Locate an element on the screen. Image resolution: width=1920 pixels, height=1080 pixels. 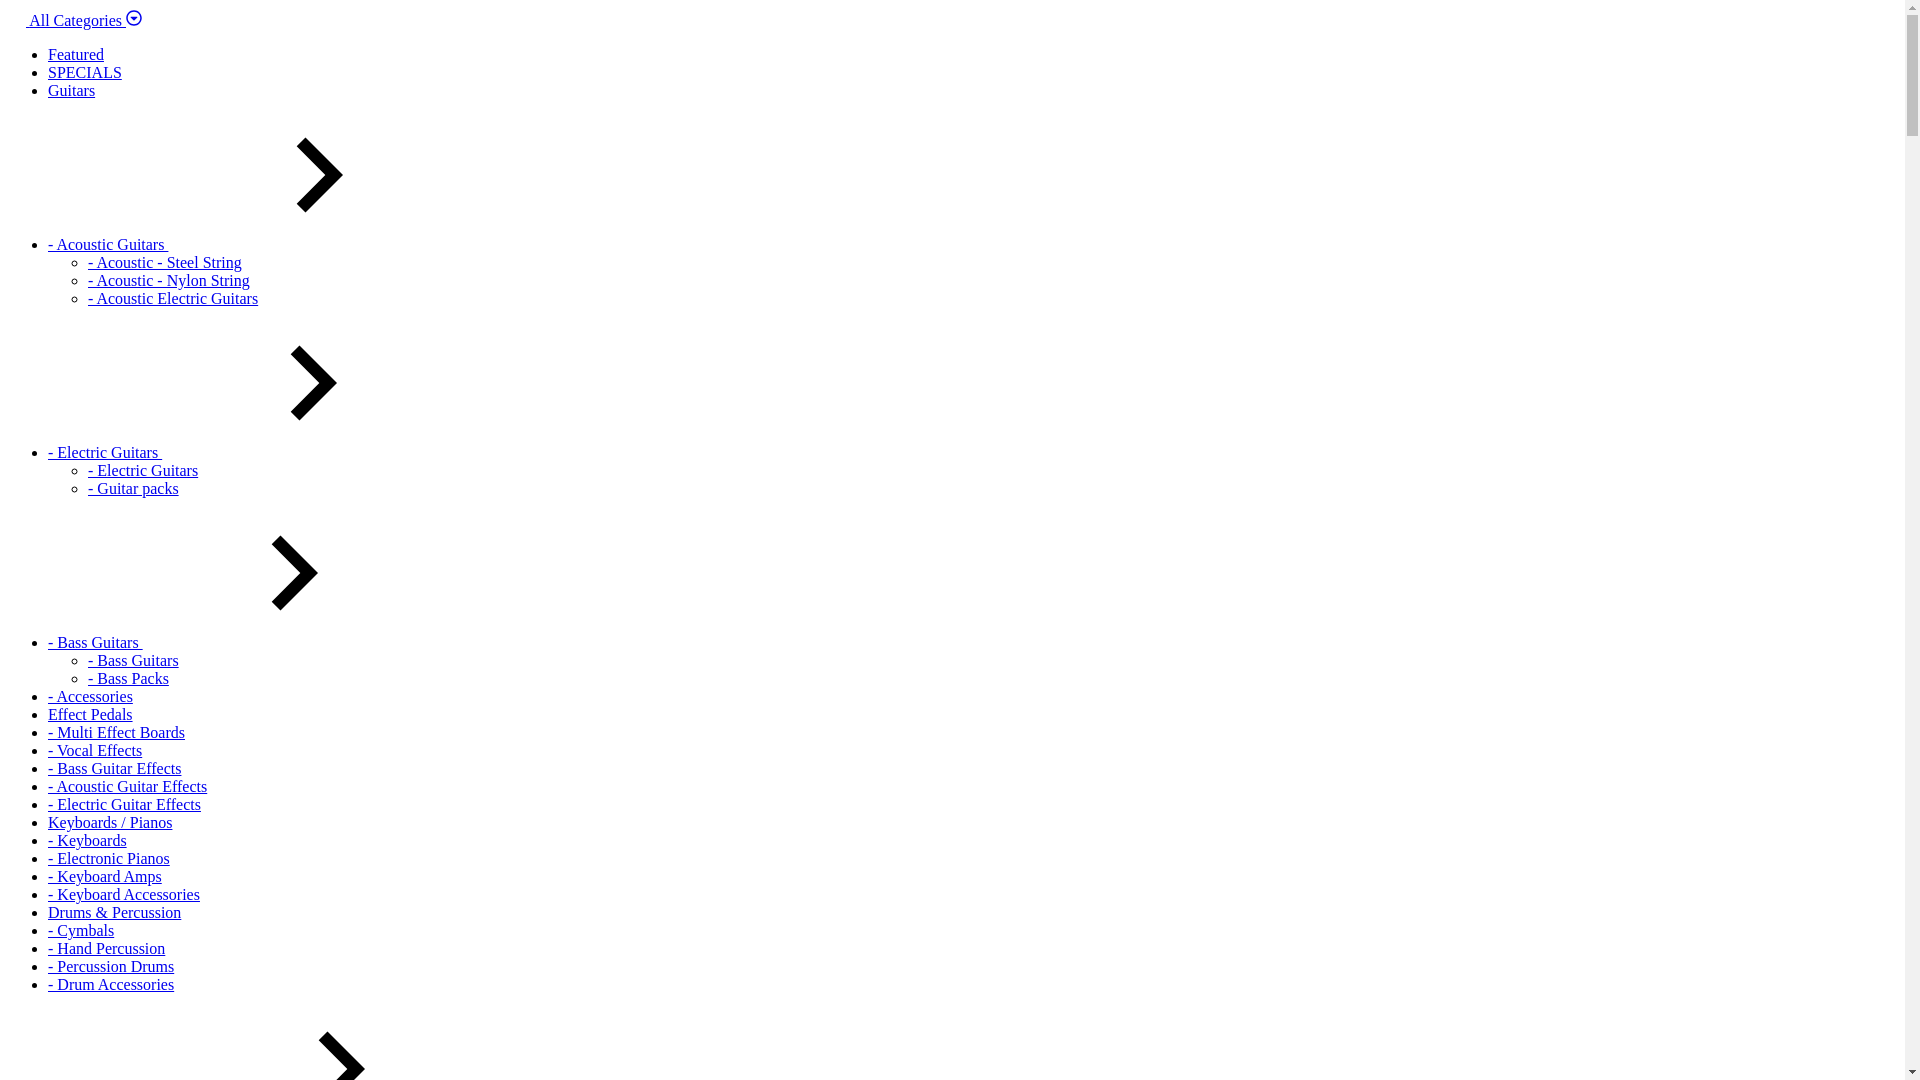
'- Keyboard Accessories' is located at coordinates (123, 893).